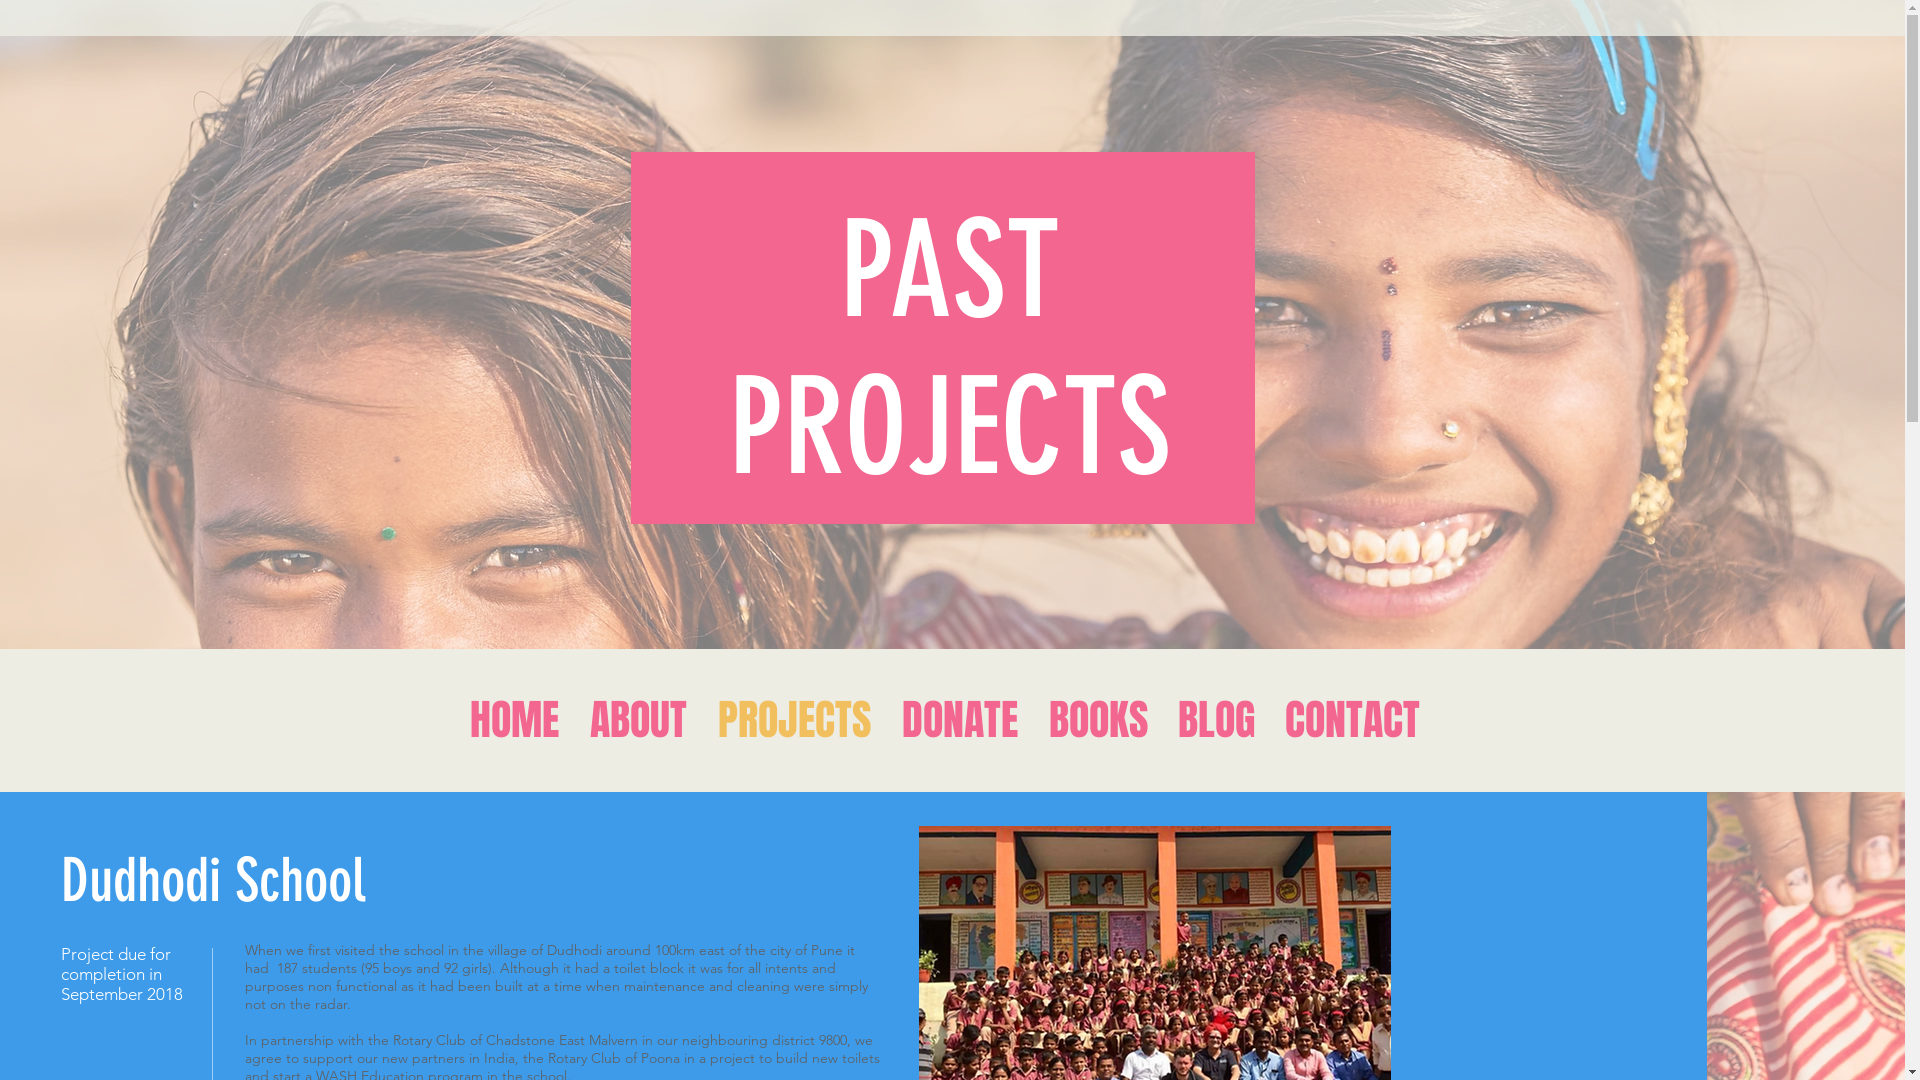 The image size is (1920, 1080). I want to click on 'PROJECTS', so click(792, 720).